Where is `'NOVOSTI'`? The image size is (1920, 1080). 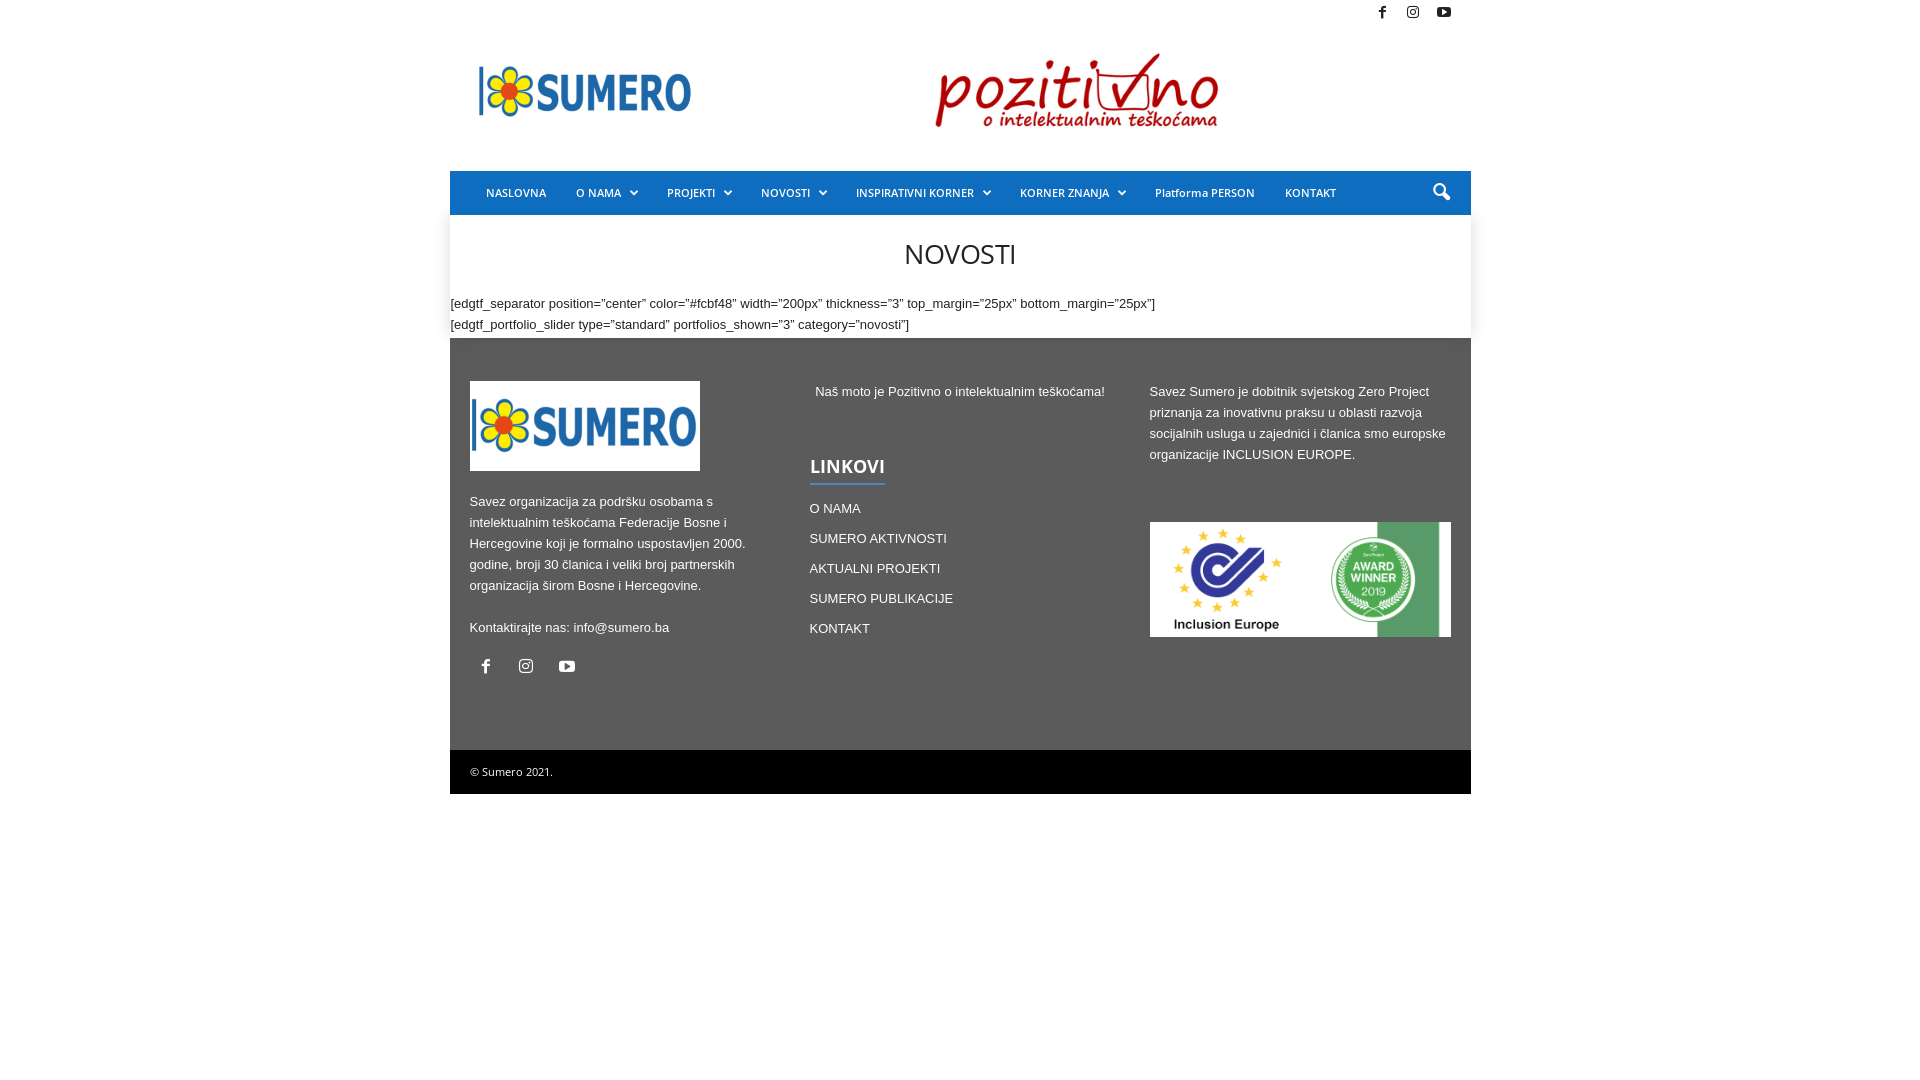
'NOVOSTI' is located at coordinates (792, 192).